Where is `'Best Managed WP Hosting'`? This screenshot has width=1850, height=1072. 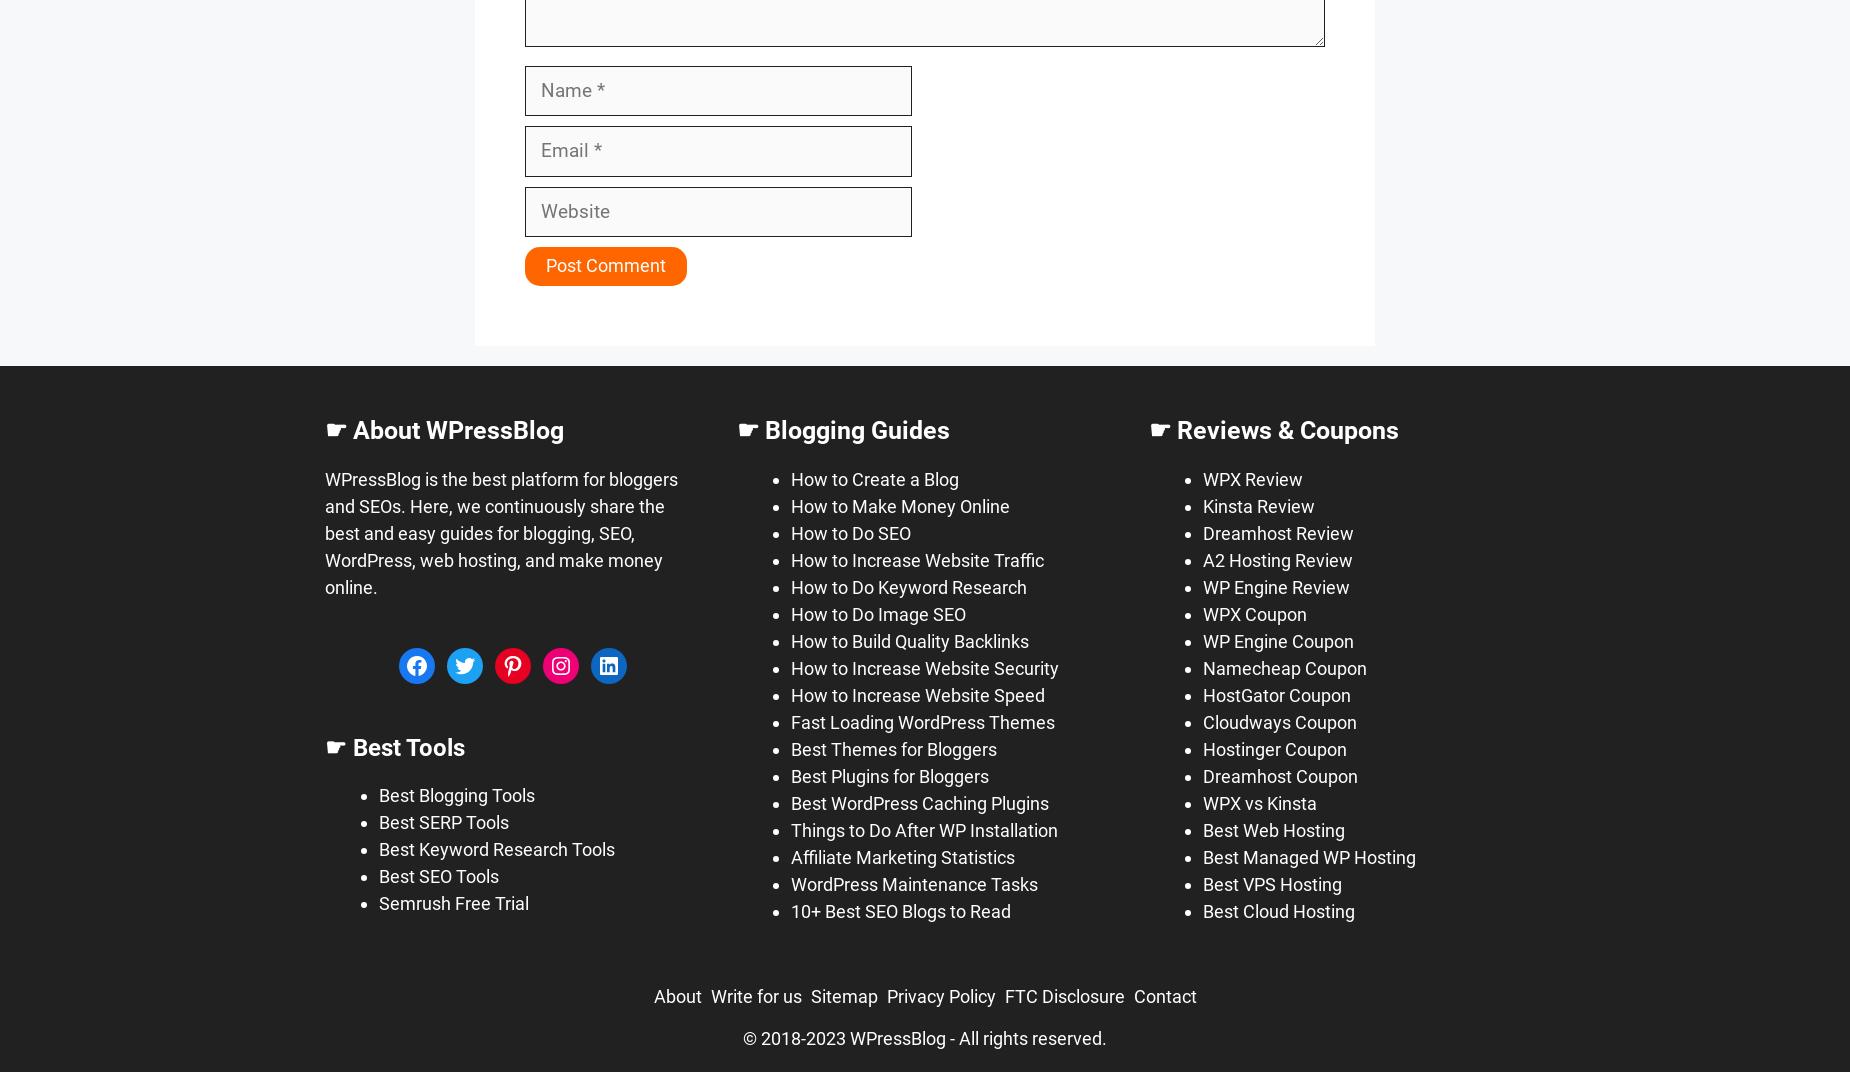
'Best Managed WP Hosting' is located at coordinates (1202, 855).